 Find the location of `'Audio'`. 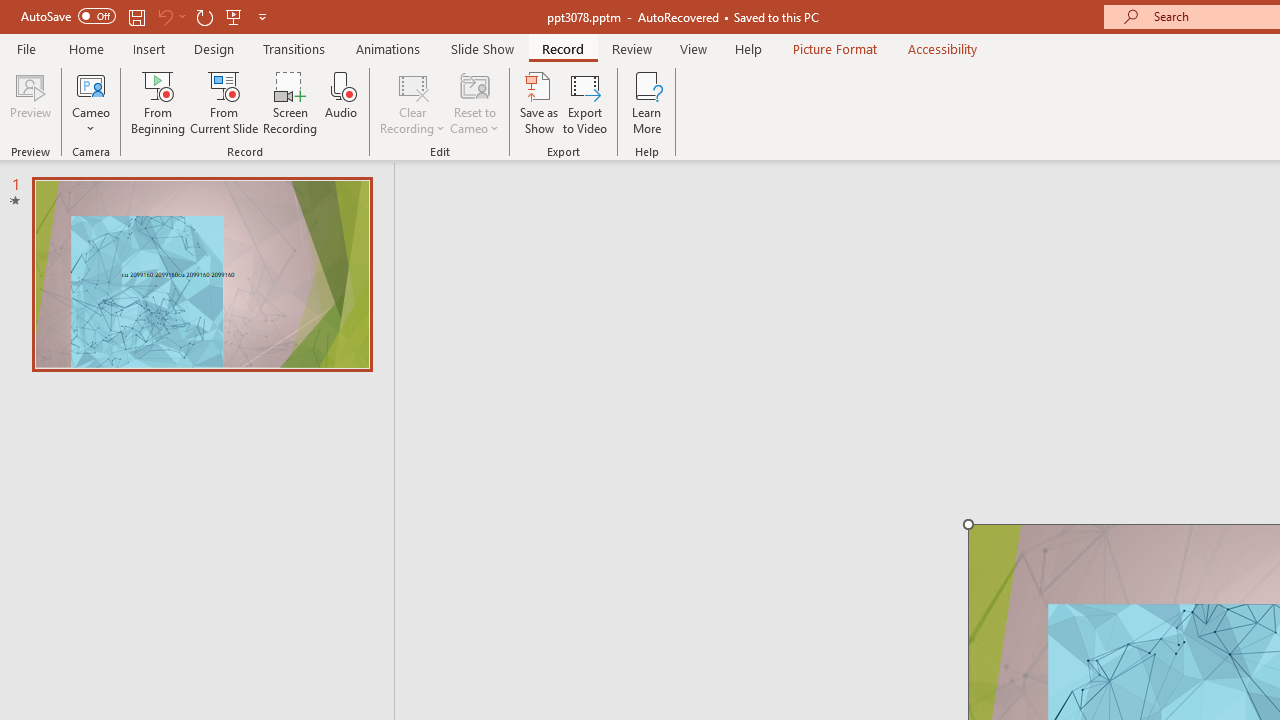

'Audio' is located at coordinates (341, 103).